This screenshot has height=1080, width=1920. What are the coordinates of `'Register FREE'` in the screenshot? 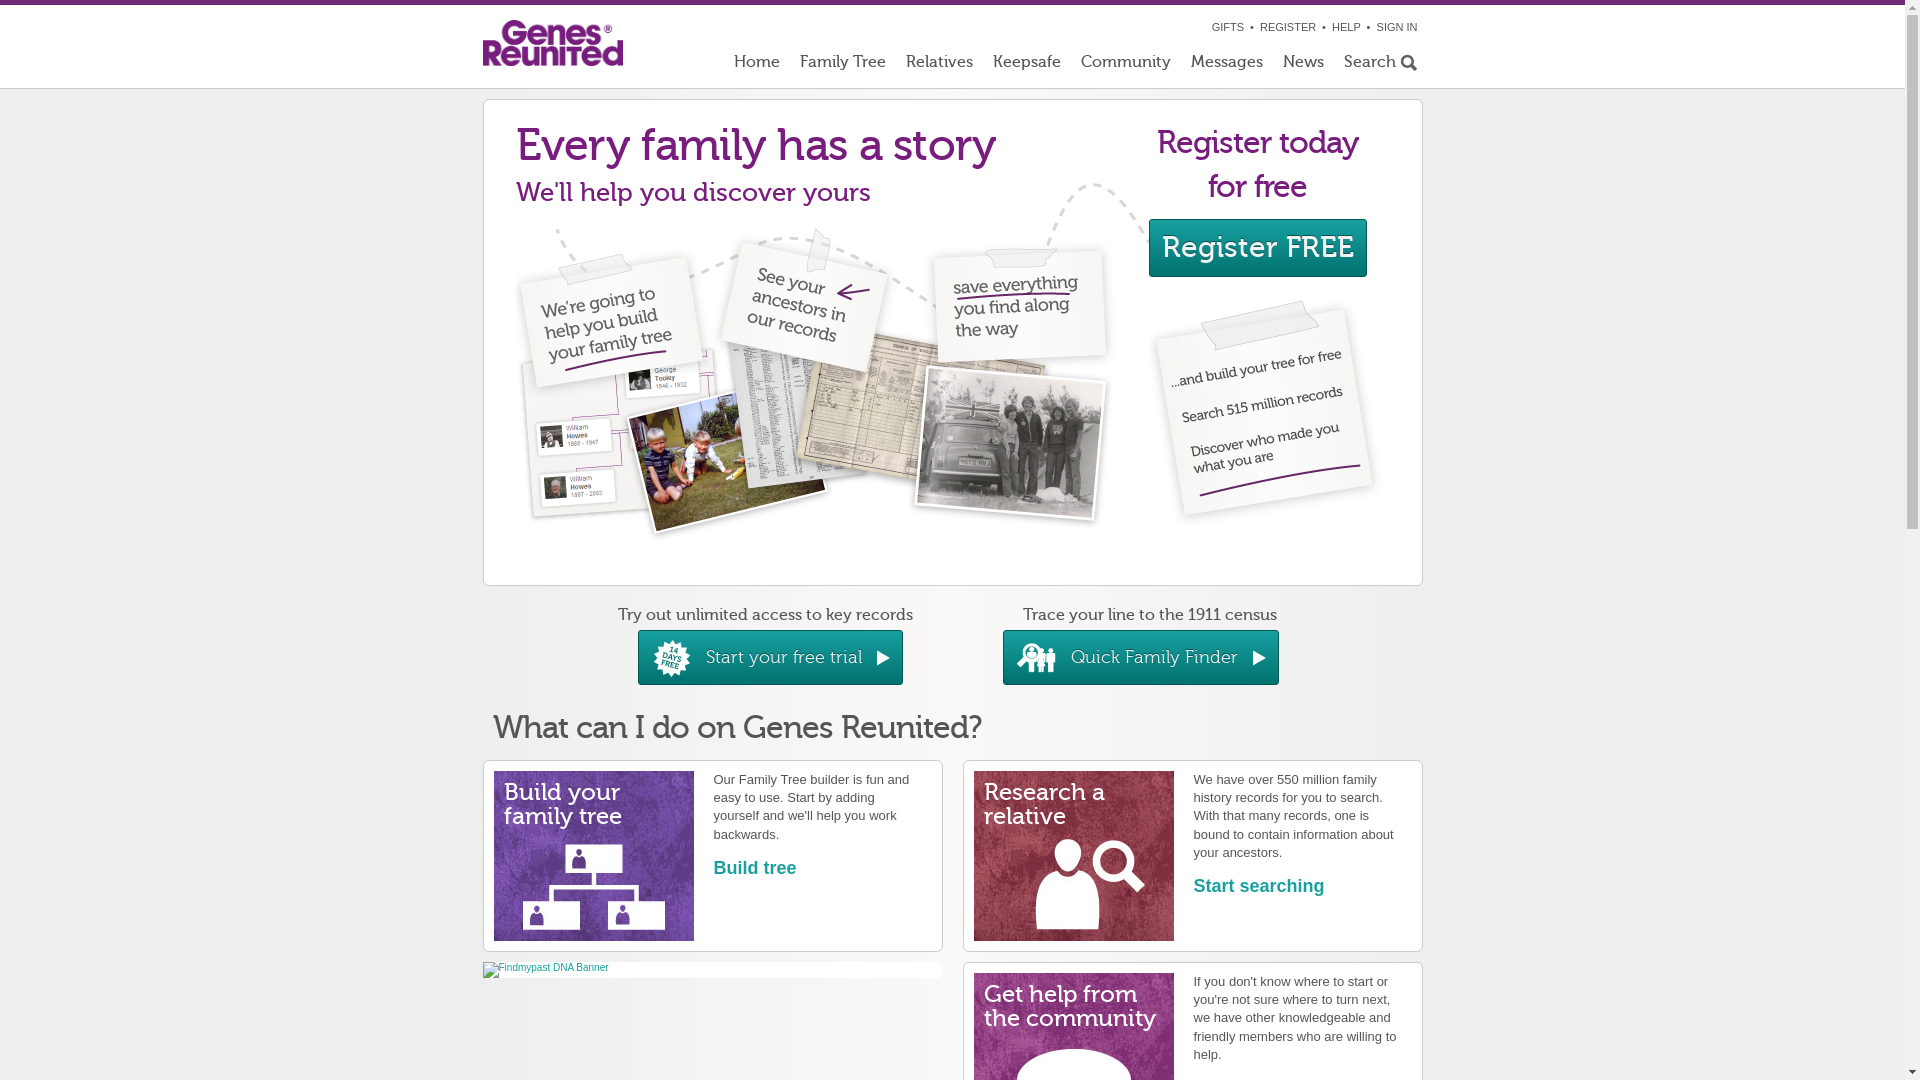 It's located at (1256, 246).